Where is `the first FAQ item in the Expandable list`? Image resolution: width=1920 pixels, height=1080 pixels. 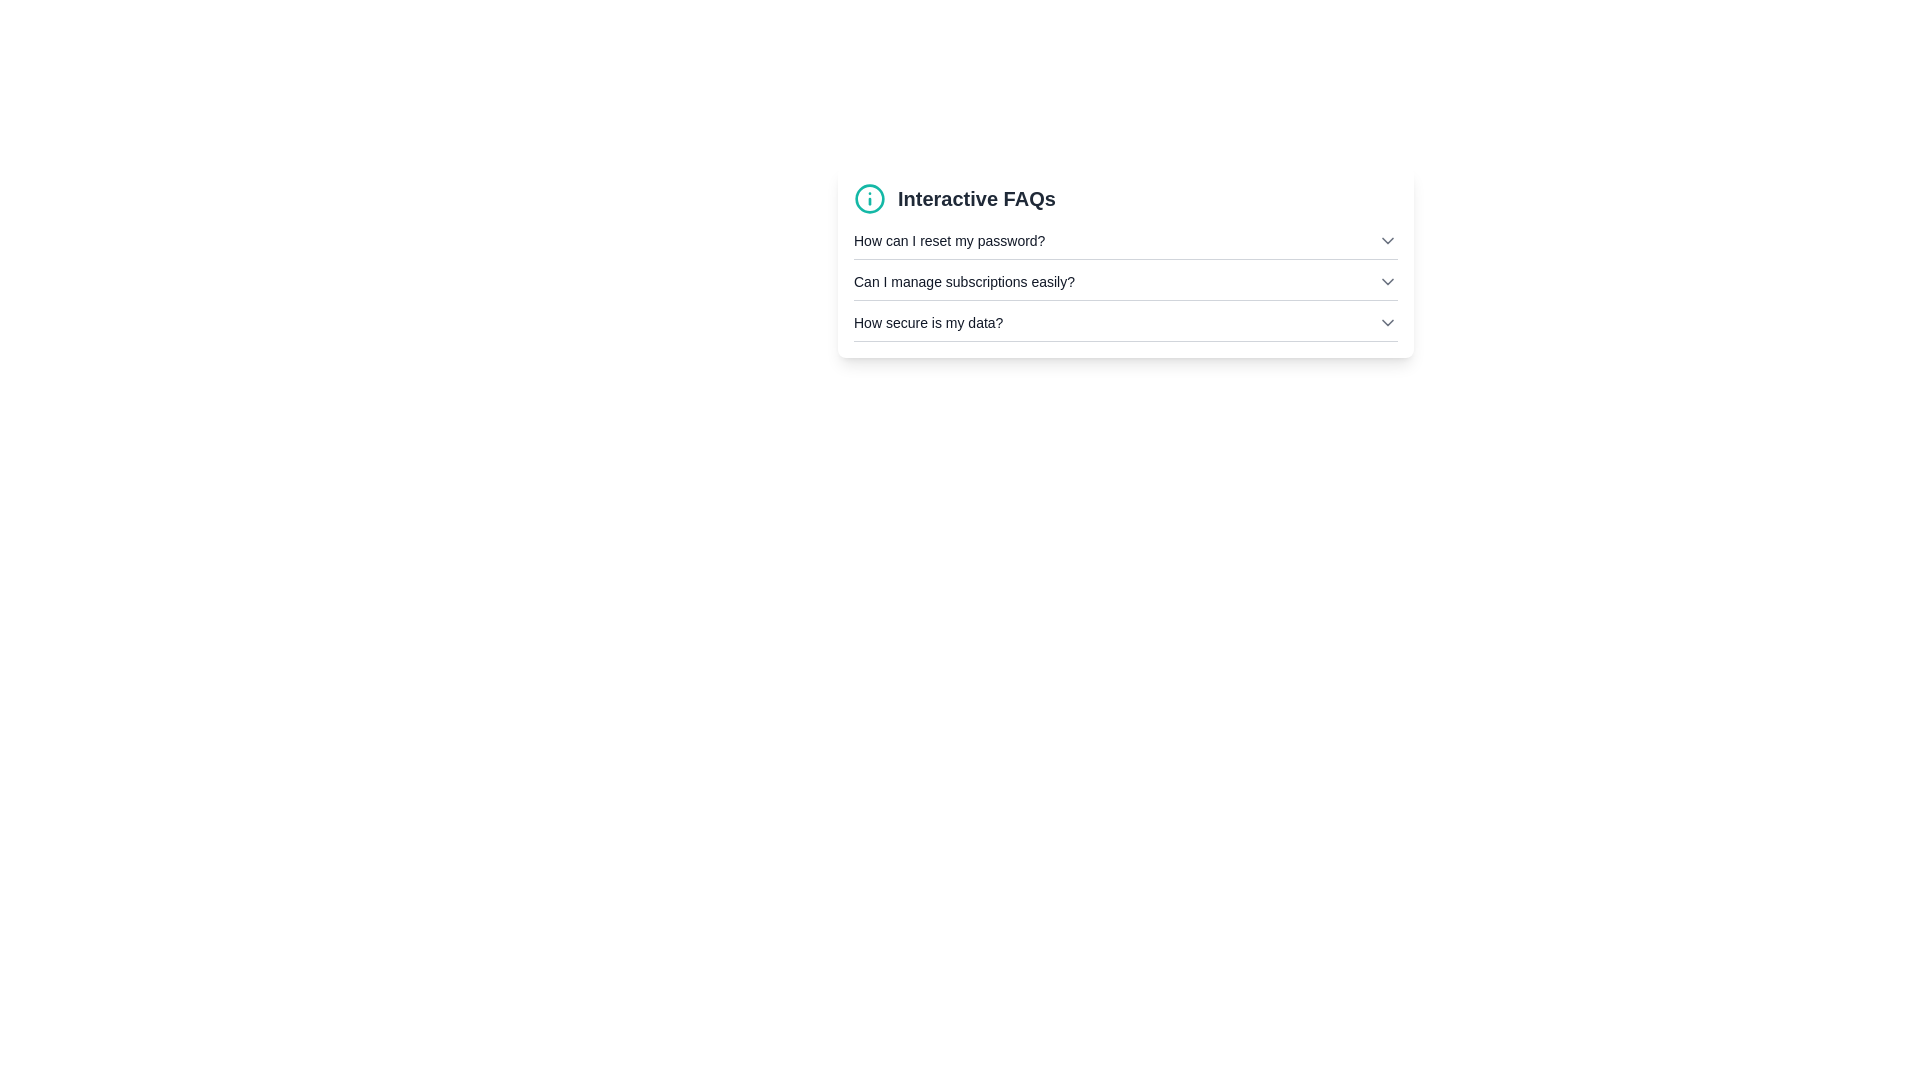
the first FAQ item in the Expandable list is located at coordinates (1126, 244).